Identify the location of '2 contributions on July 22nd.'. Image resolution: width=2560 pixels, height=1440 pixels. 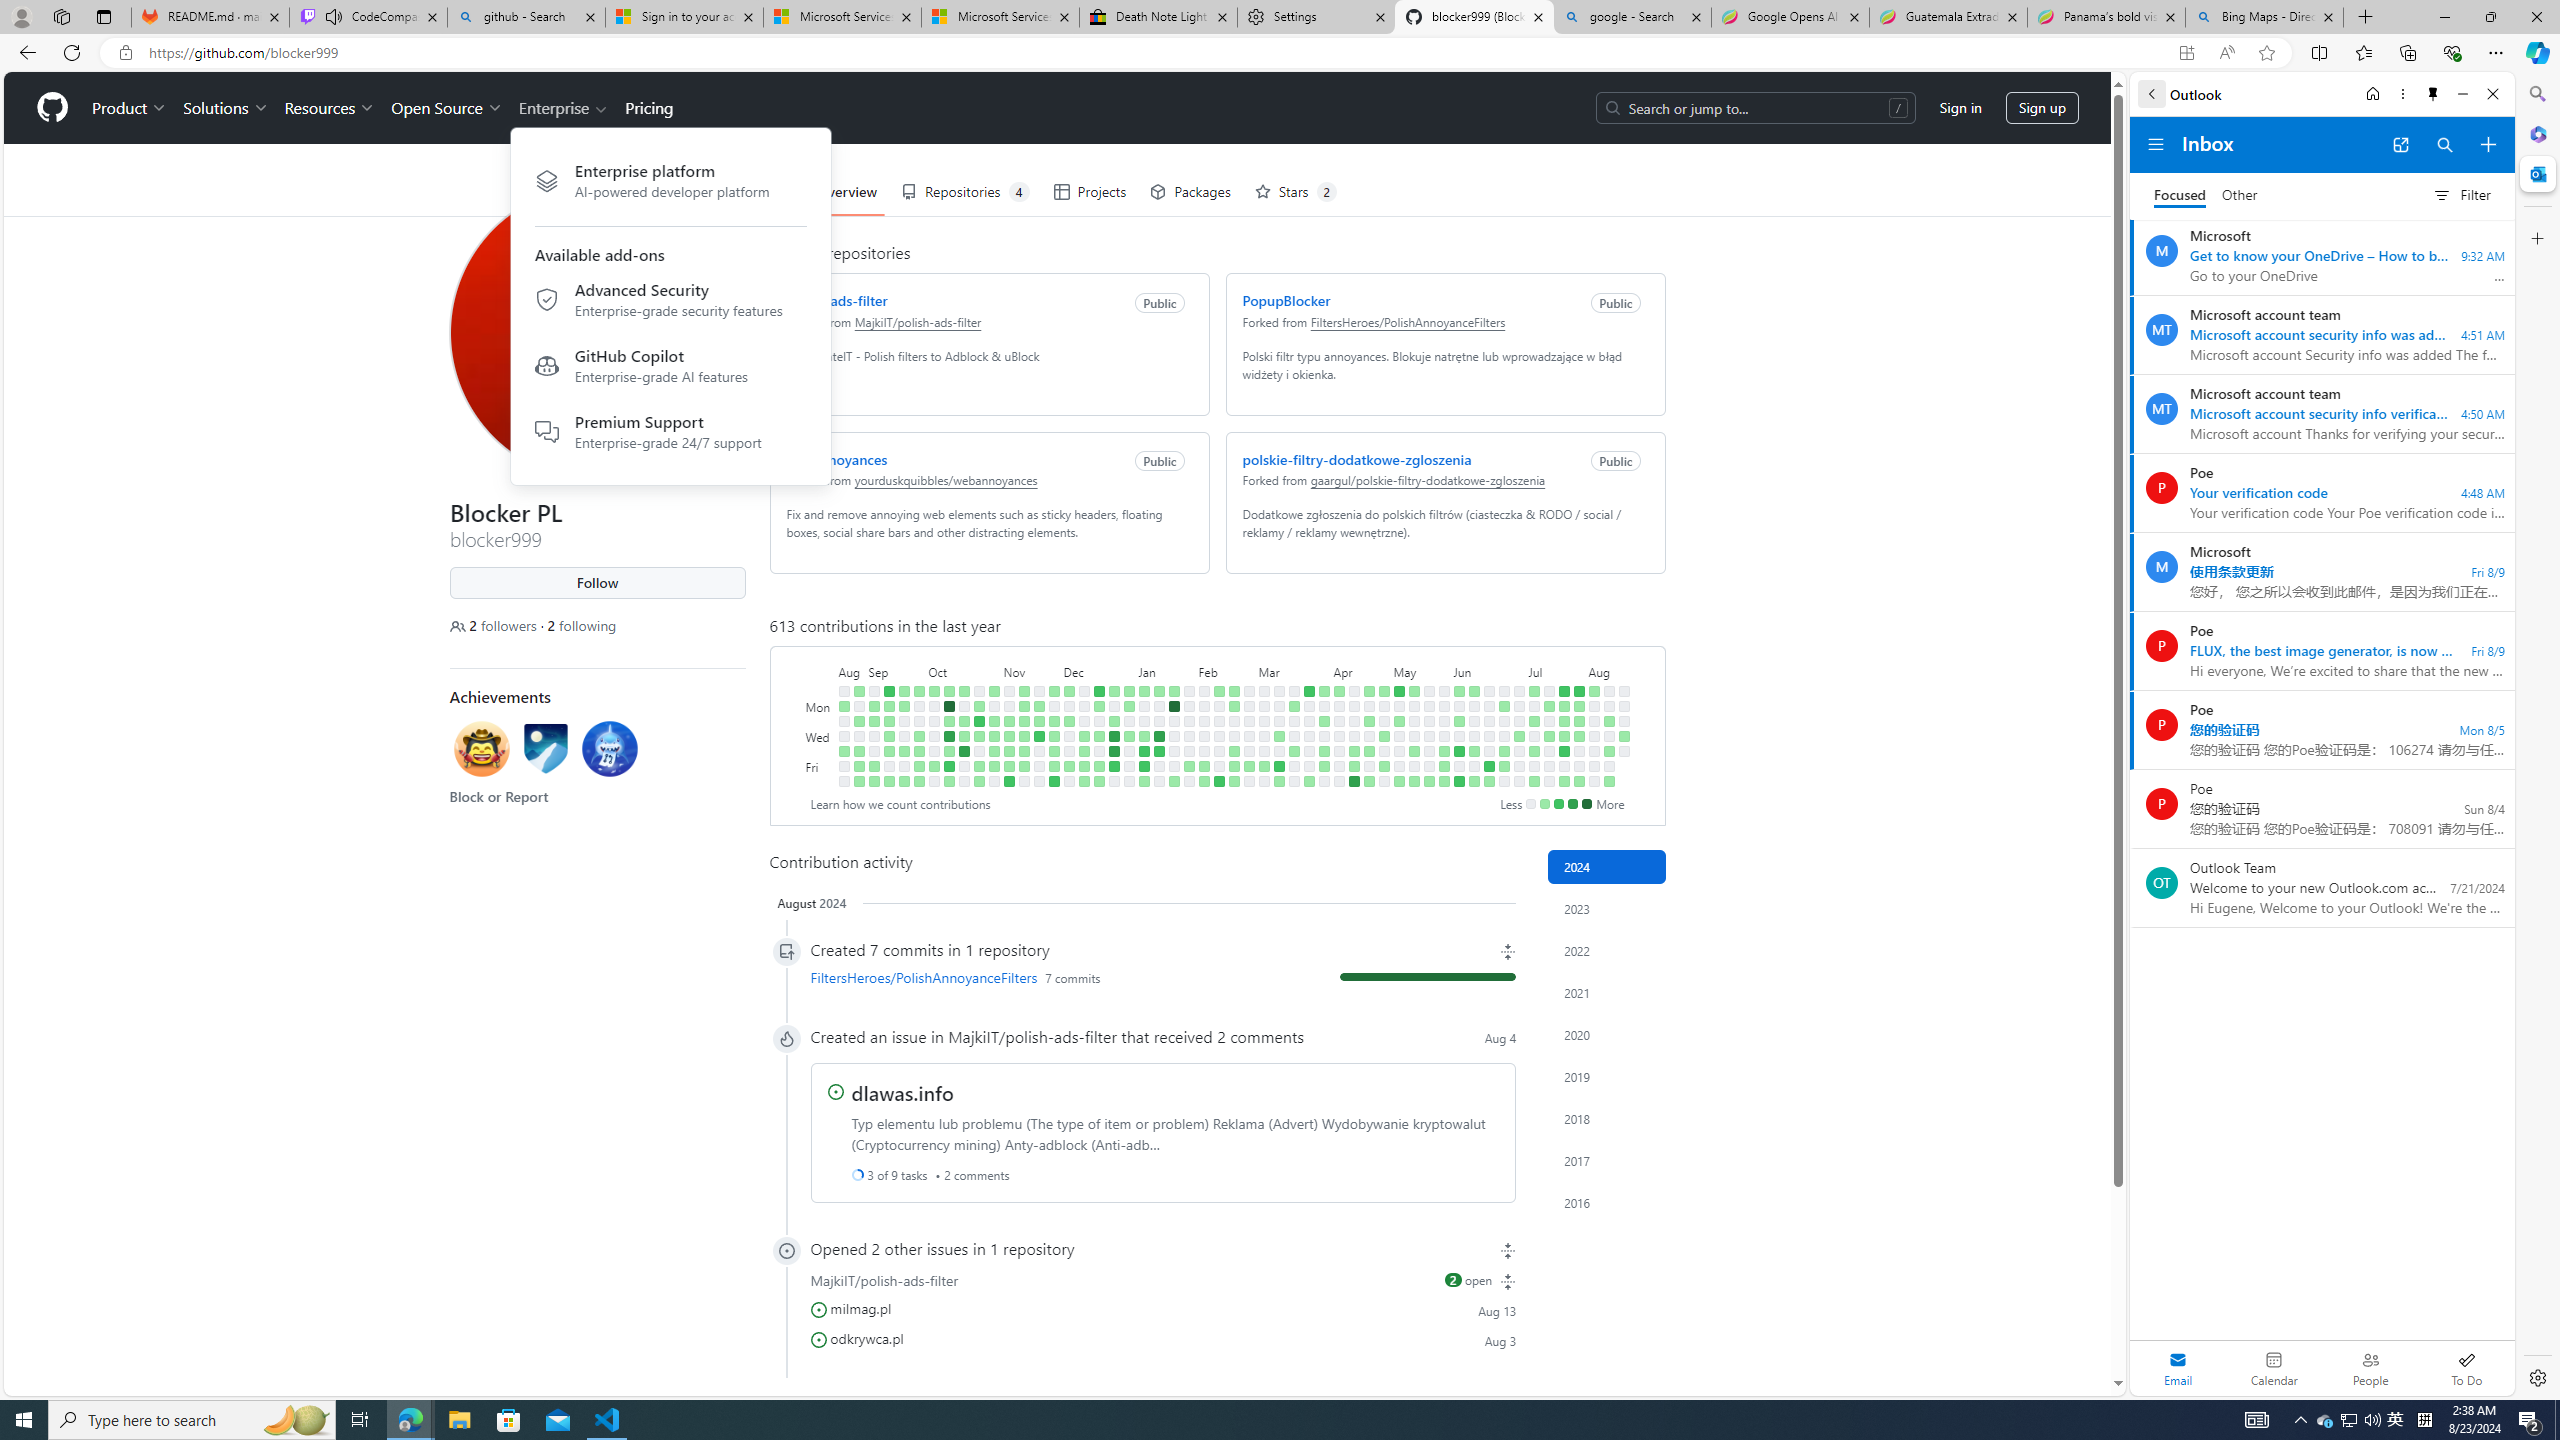
(1564, 705).